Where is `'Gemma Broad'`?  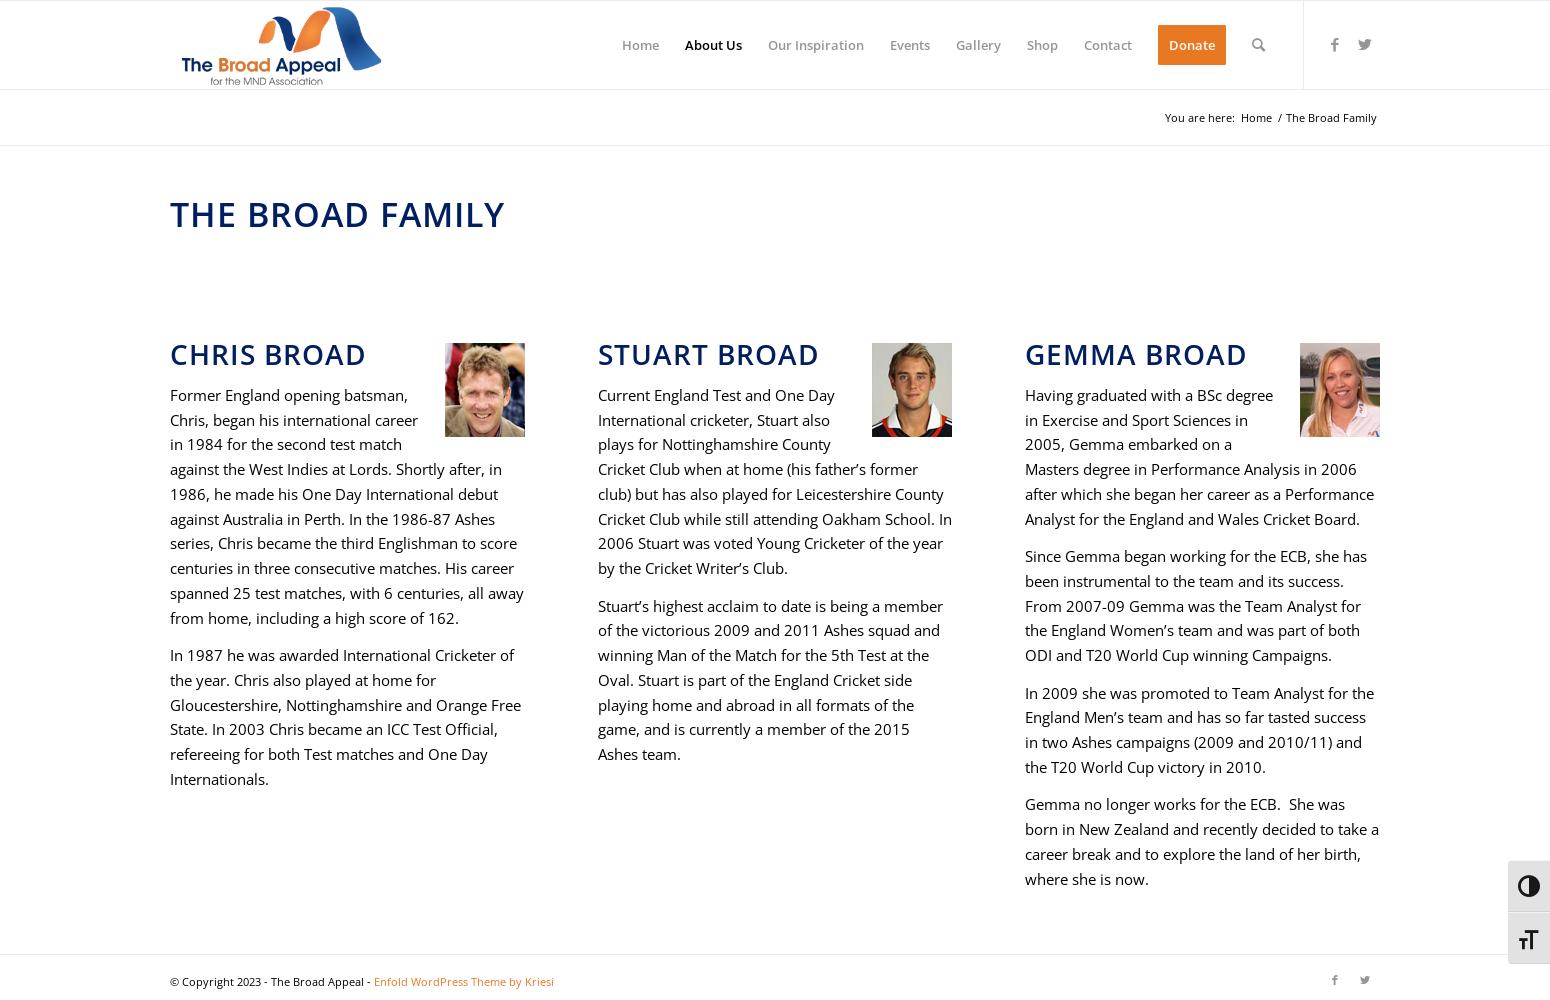 'Gemma Broad' is located at coordinates (1135, 353).